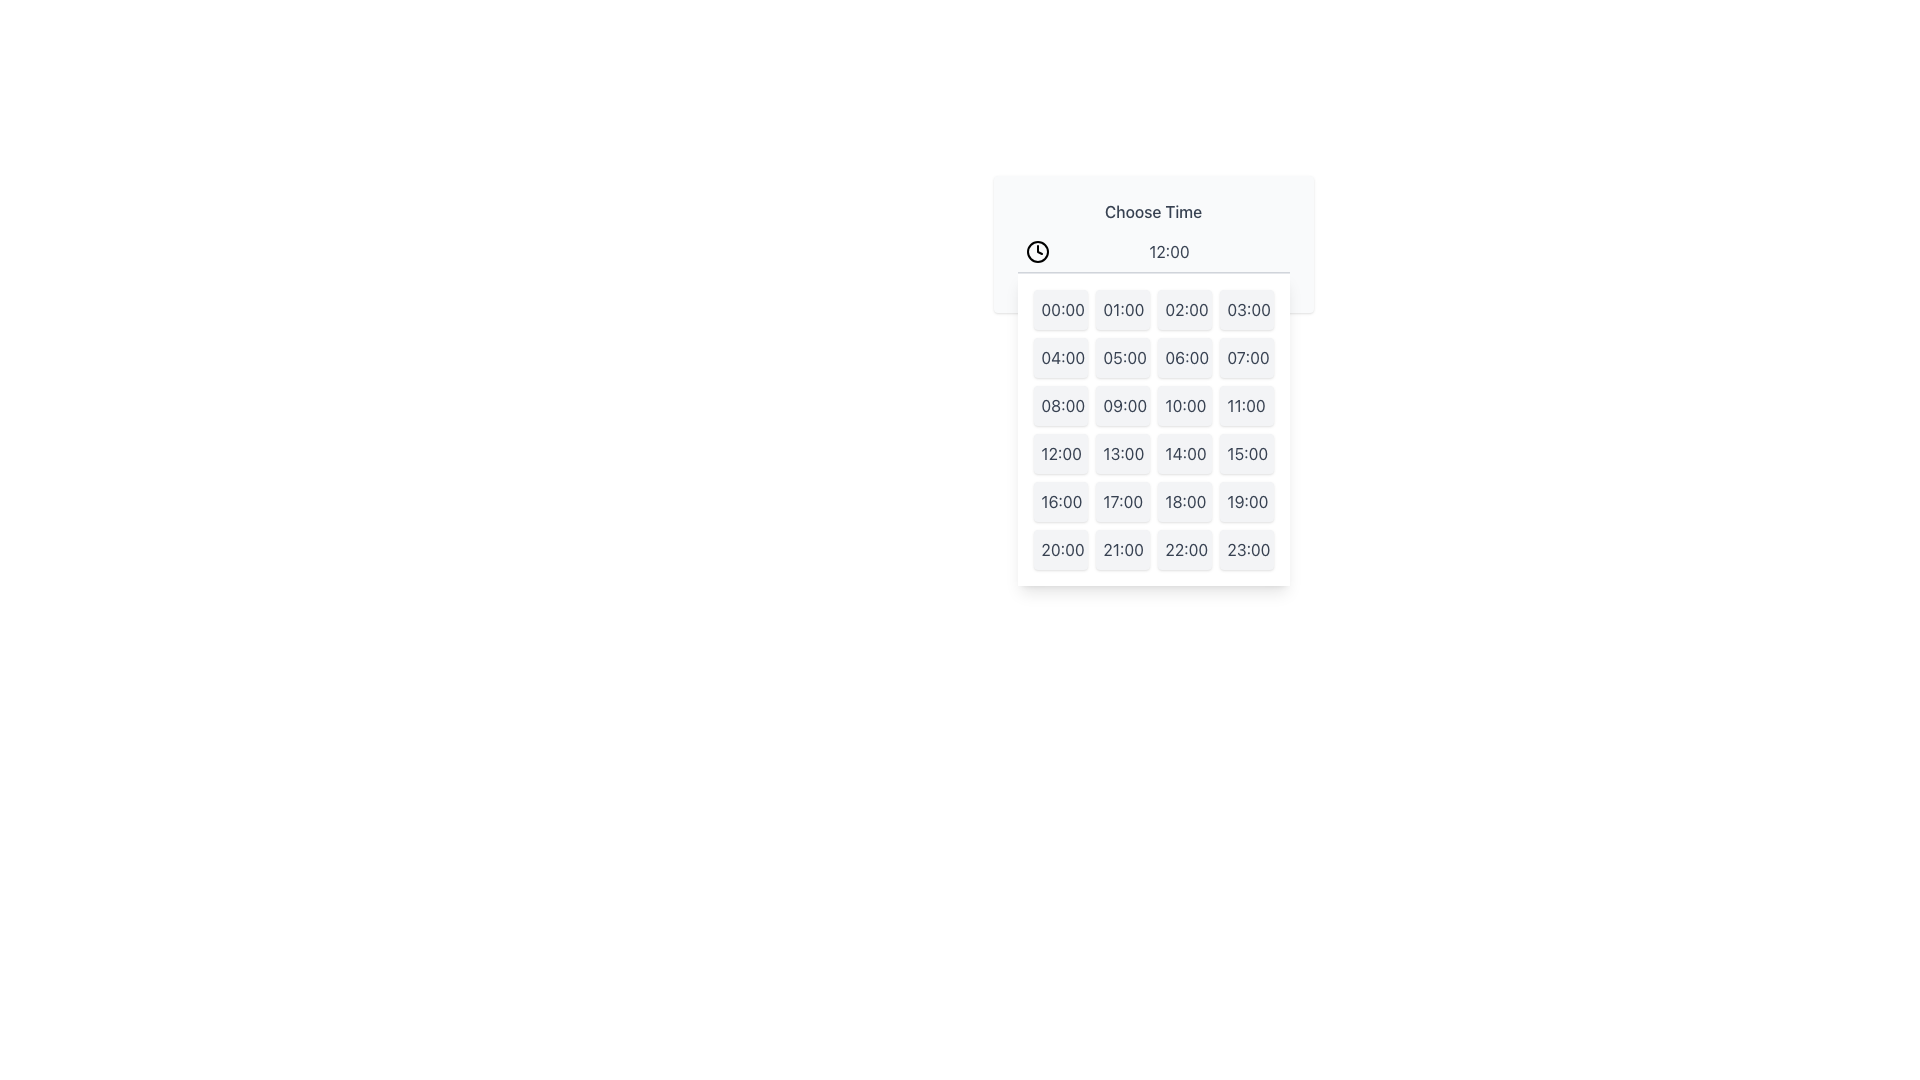 The width and height of the screenshot is (1920, 1080). I want to click on the button located in the third row and third column of the time selection grid, so click(1184, 500).